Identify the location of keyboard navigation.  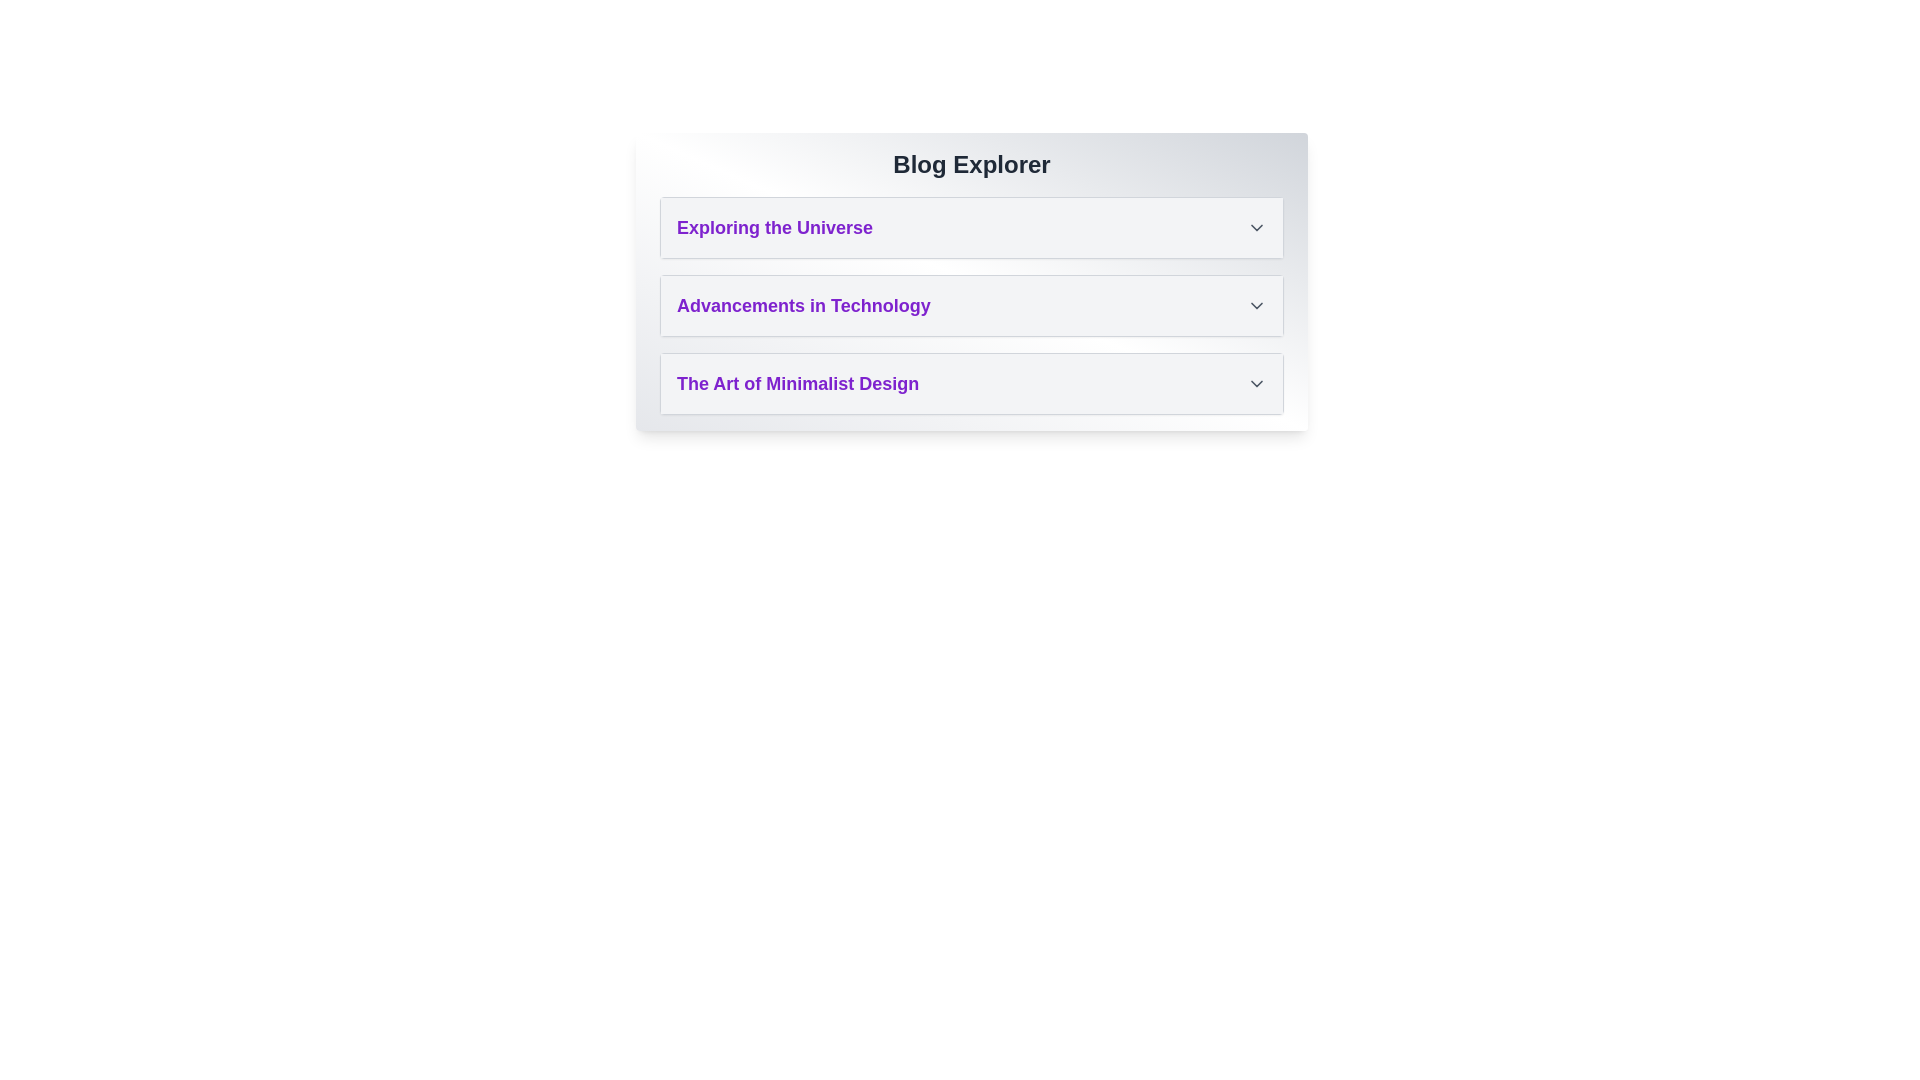
(971, 226).